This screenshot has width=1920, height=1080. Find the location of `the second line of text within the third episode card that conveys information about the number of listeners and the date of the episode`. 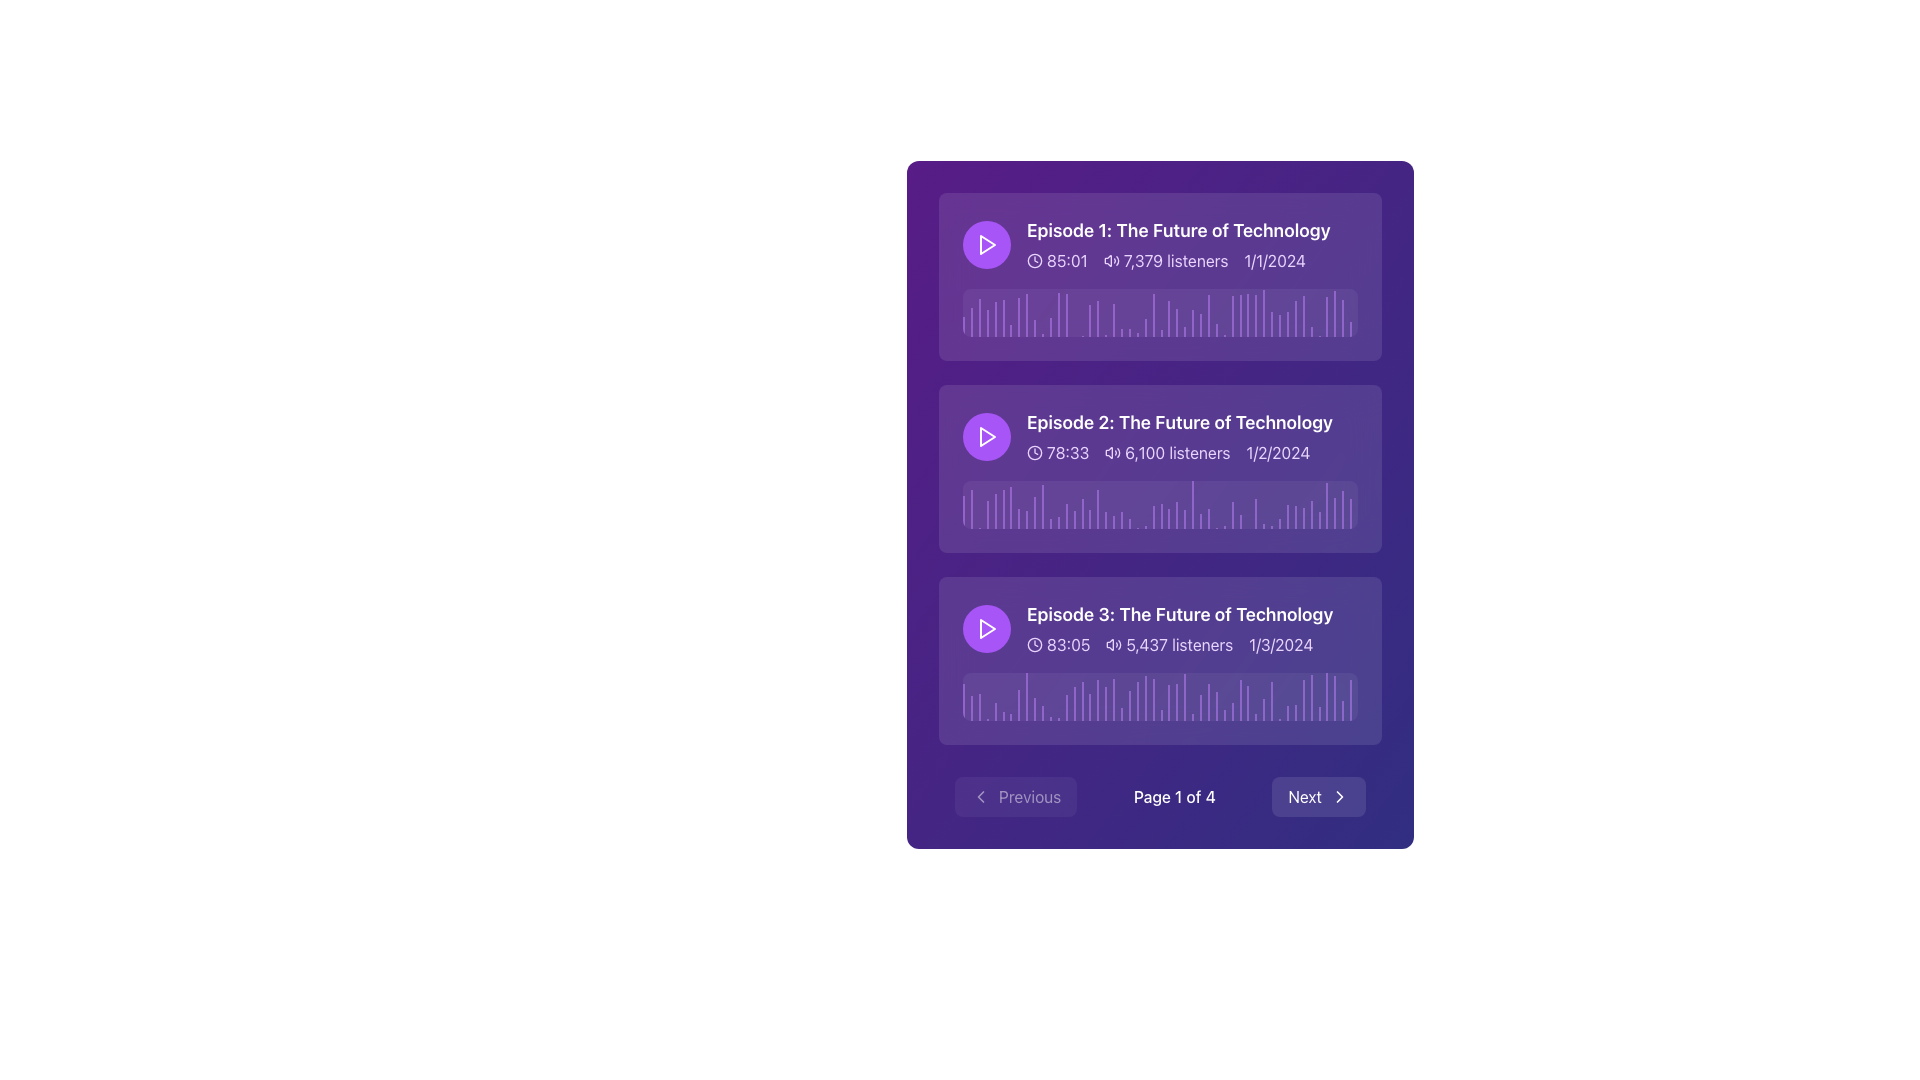

the second line of text within the third episode card that conveys information about the number of listeners and the date of the episode is located at coordinates (1180, 644).